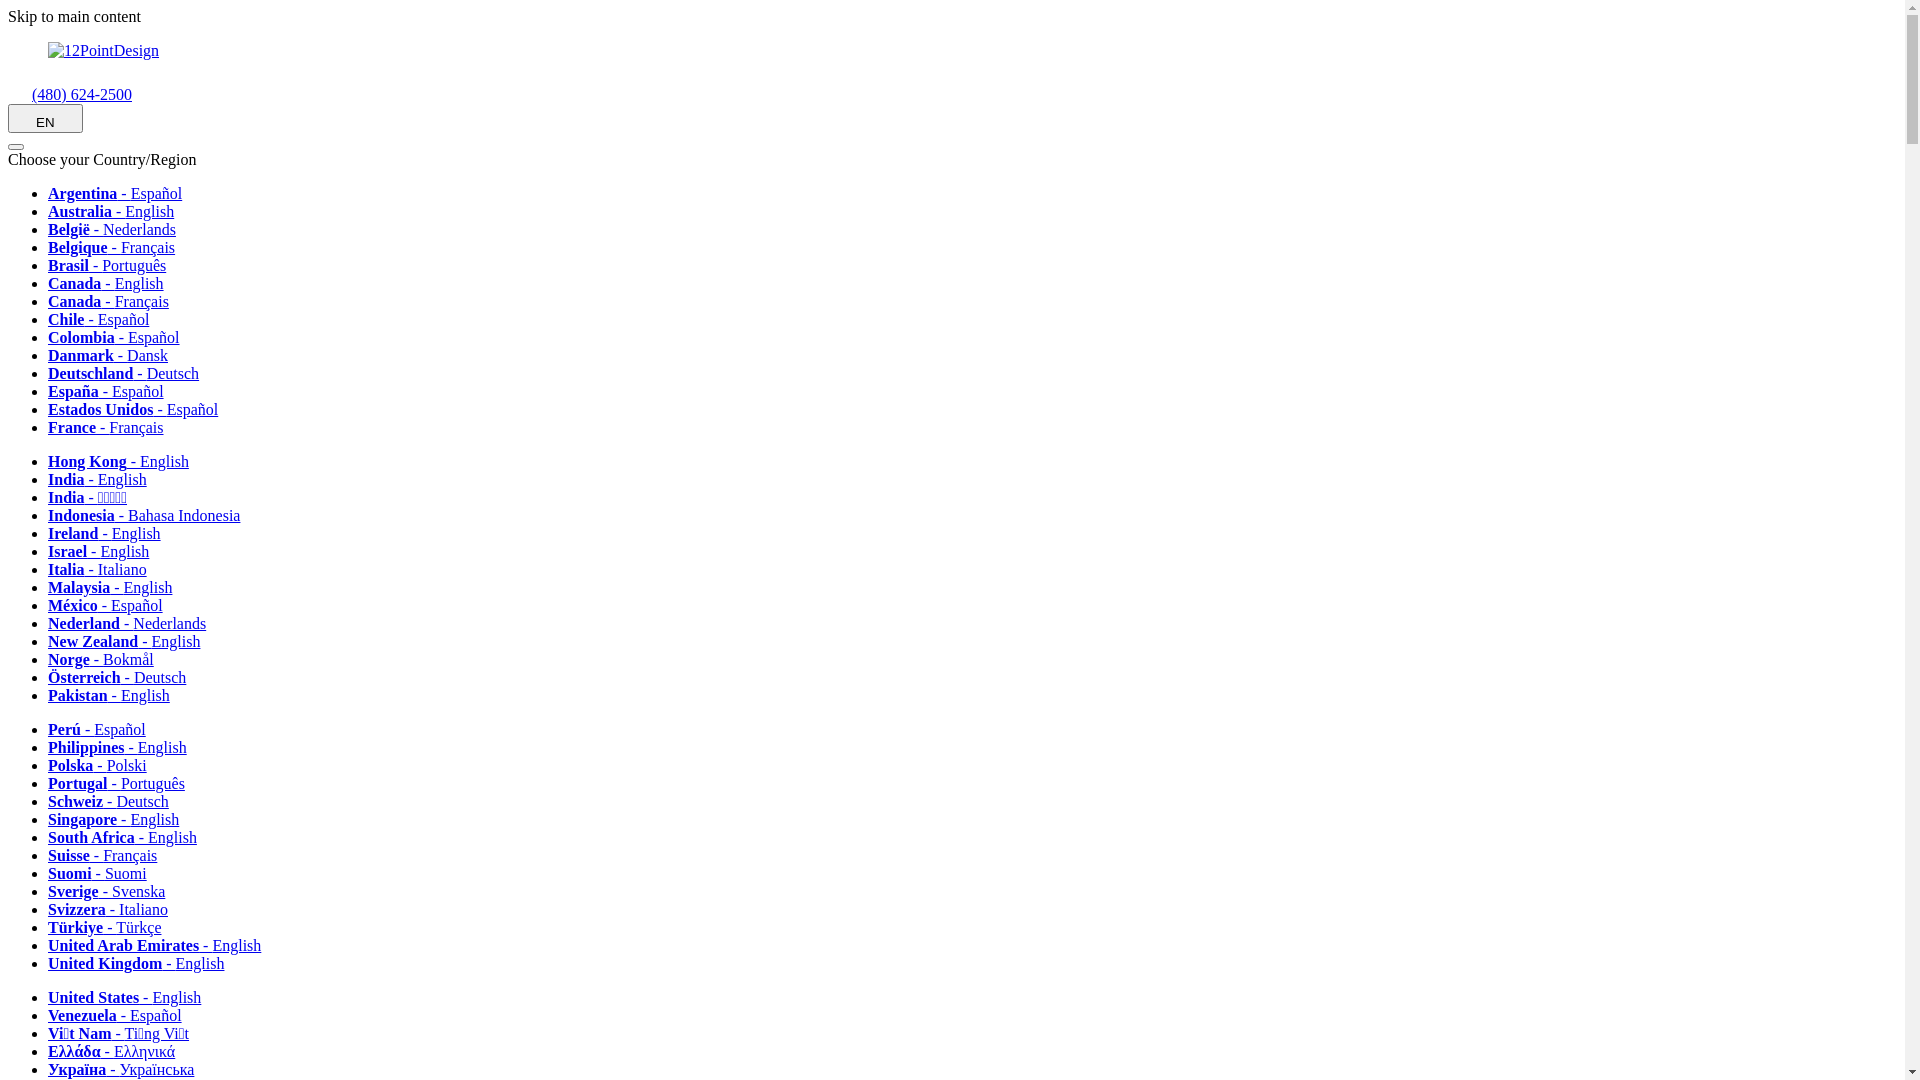  Describe the element at coordinates (8, 16) in the screenshot. I see `'Skip to main content'` at that location.